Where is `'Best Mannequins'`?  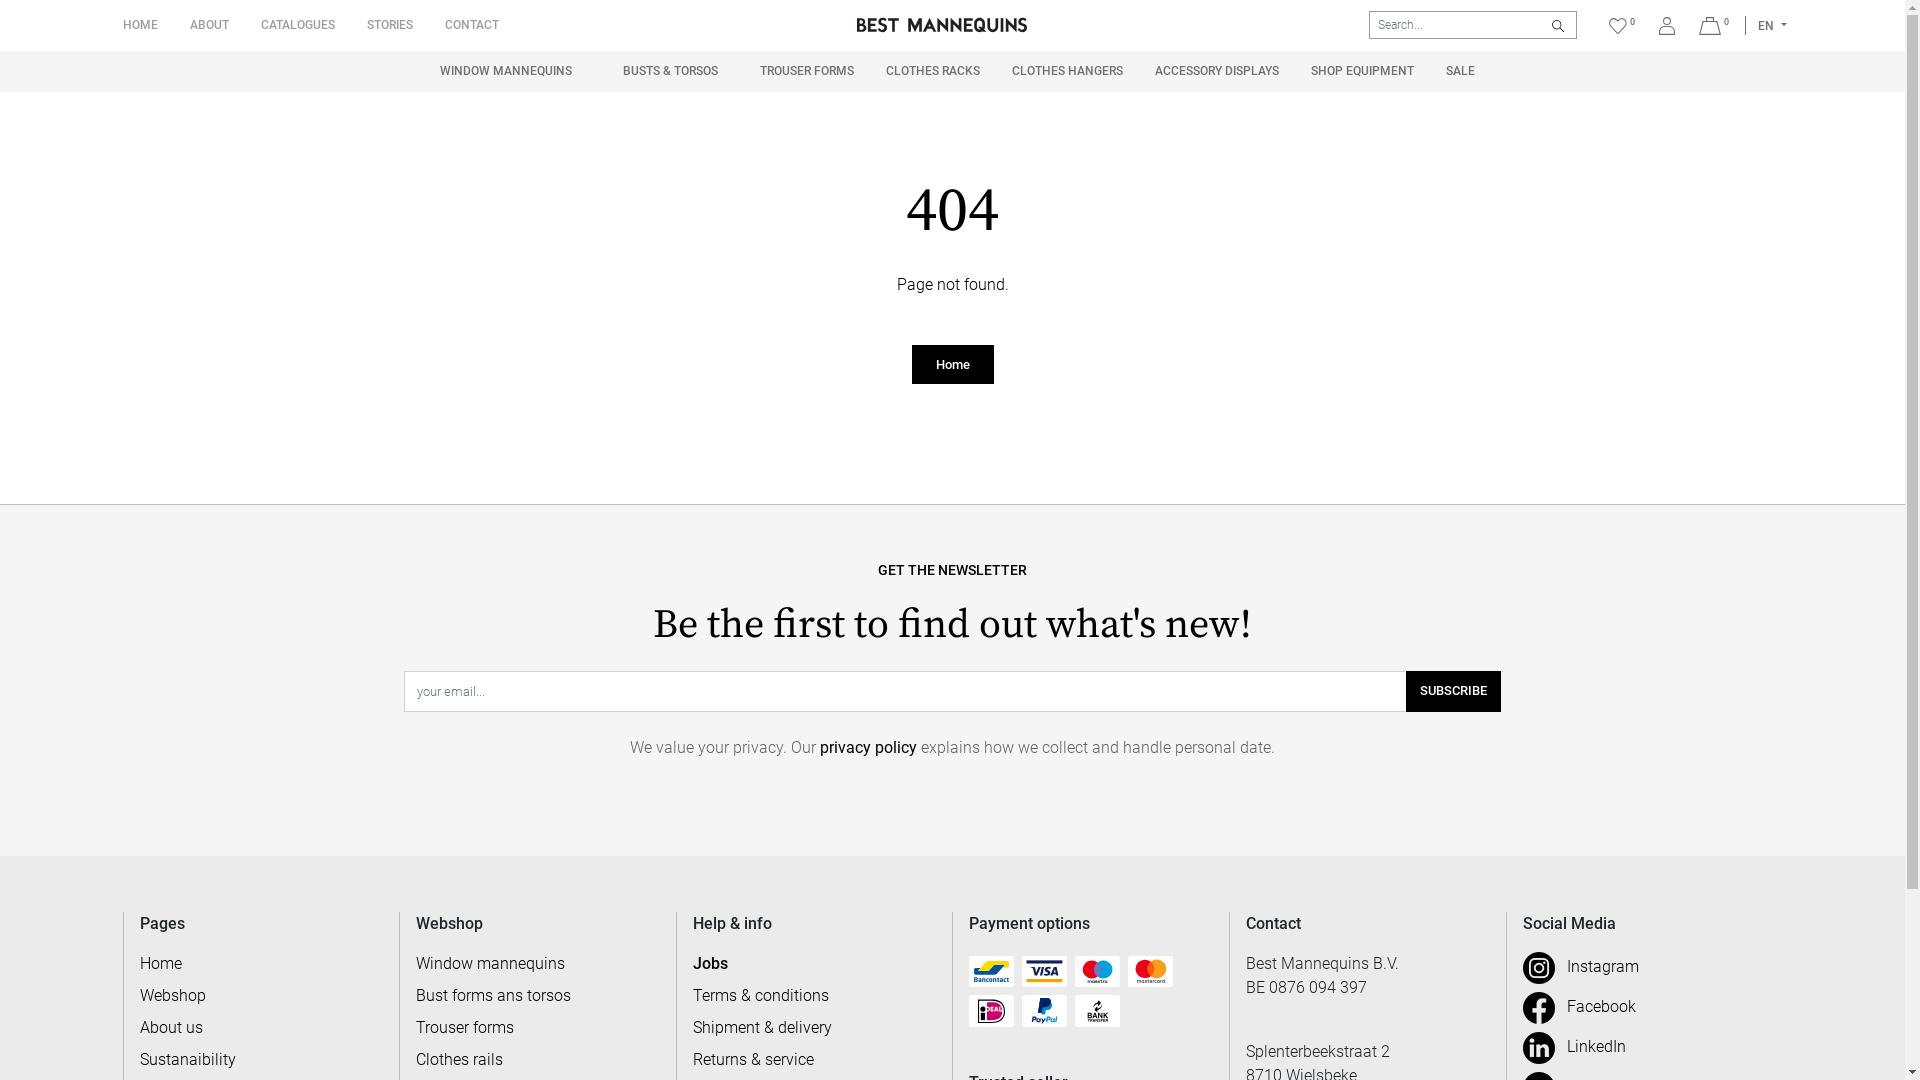 'Best Mannequins' is located at coordinates (941, 24).